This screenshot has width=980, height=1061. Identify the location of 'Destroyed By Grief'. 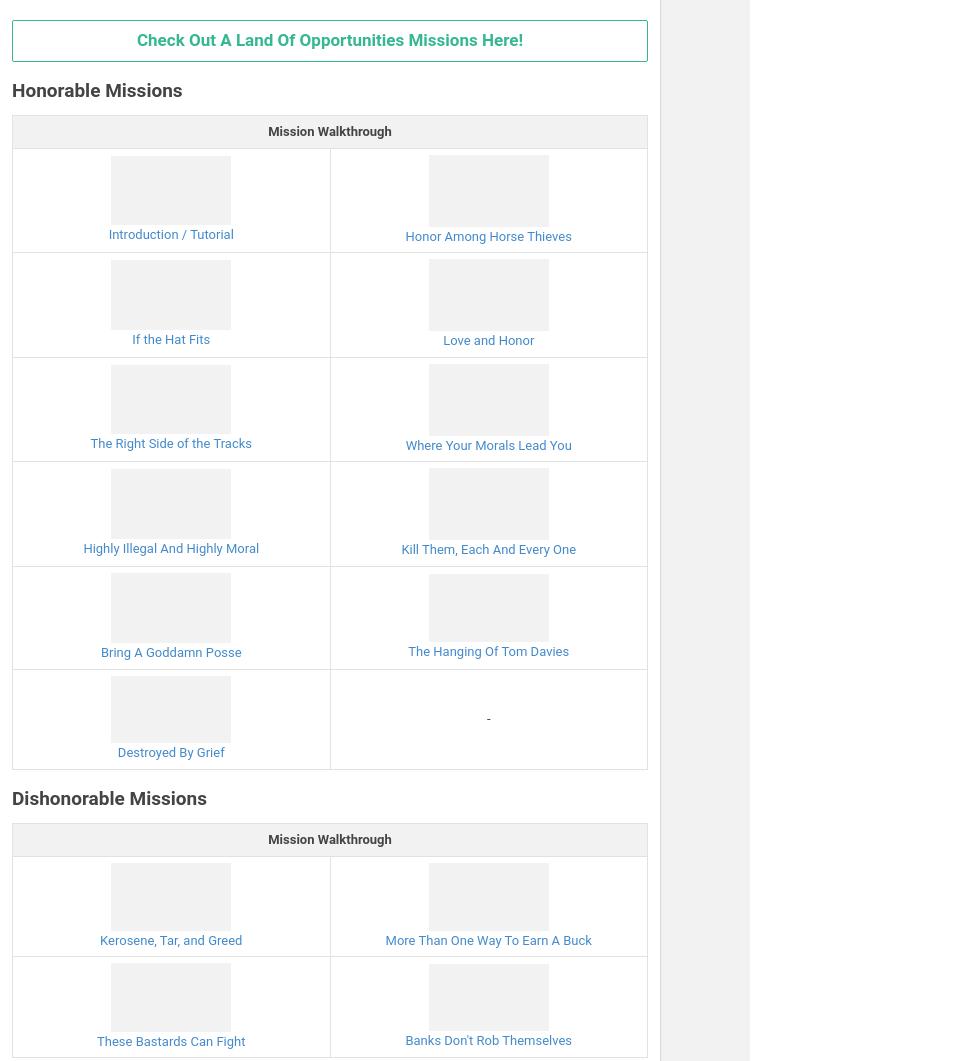
(117, 752).